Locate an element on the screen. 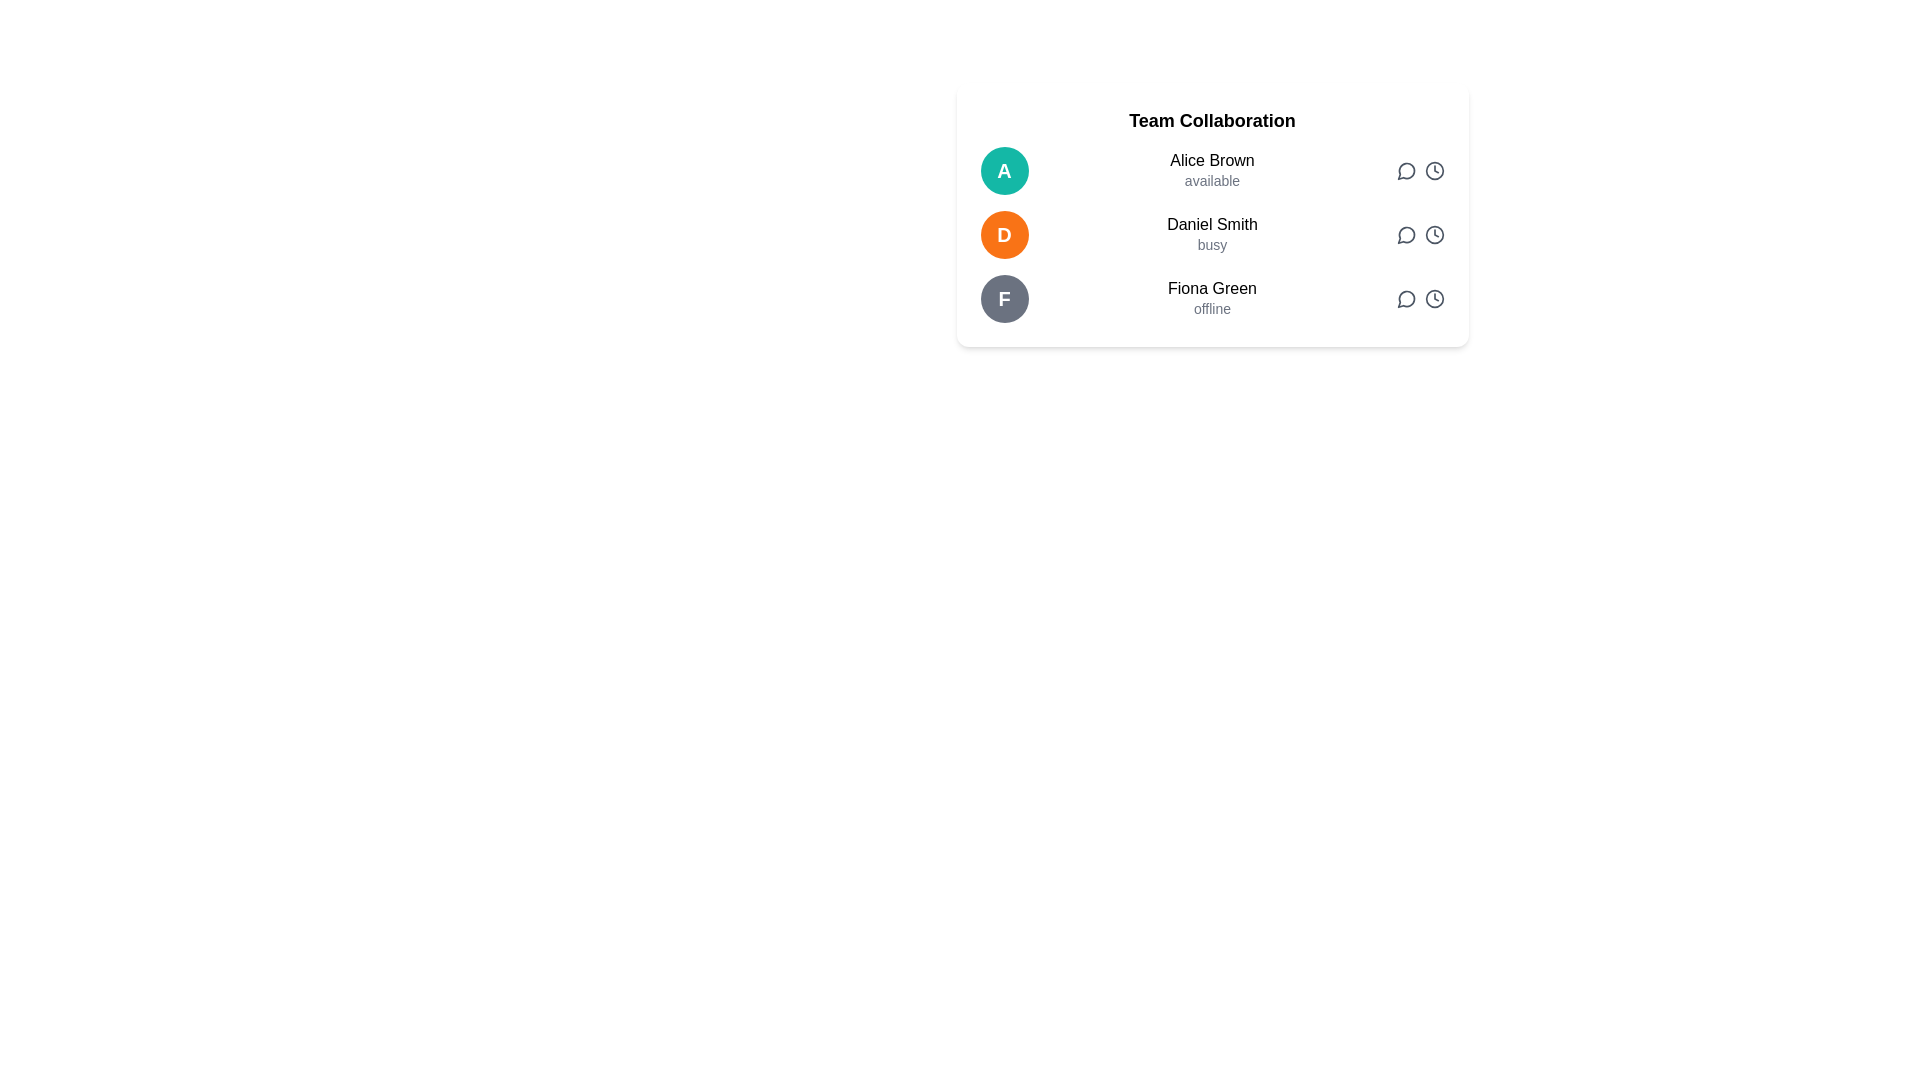 Image resolution: width=1920 pixels, height=1080 pixels. the text representation of the second listed user in the 'Team Collaboration' interface is located at coordinates (1211, 234).